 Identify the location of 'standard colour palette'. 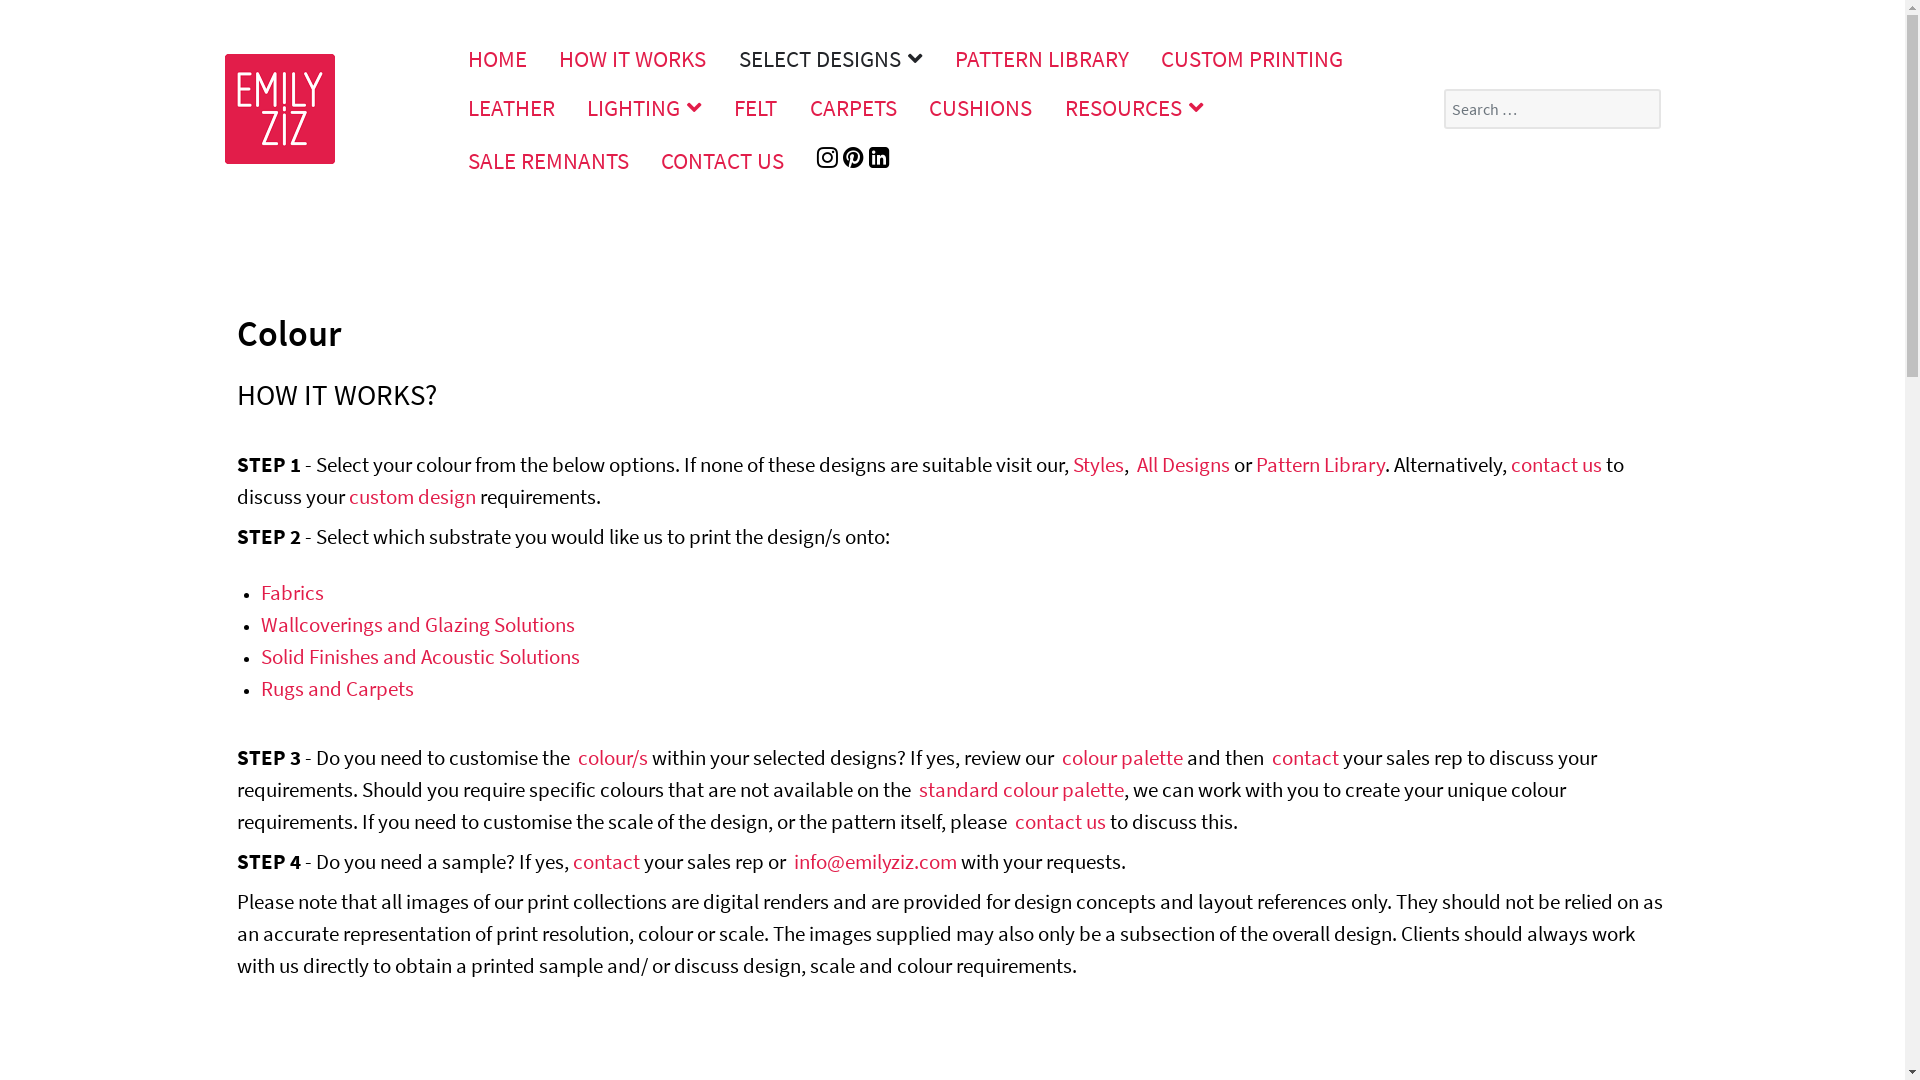
(916, 788).